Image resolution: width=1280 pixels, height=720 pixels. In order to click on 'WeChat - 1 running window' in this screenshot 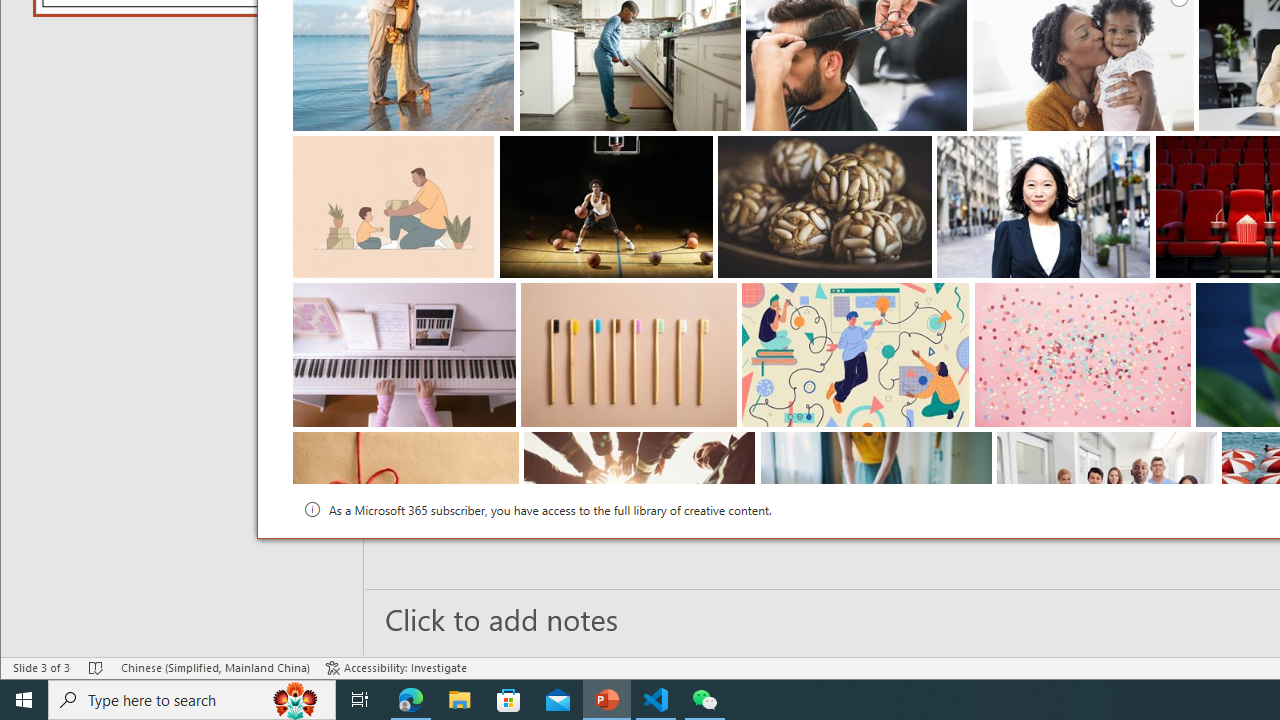, I will do `click(705, 698)`.